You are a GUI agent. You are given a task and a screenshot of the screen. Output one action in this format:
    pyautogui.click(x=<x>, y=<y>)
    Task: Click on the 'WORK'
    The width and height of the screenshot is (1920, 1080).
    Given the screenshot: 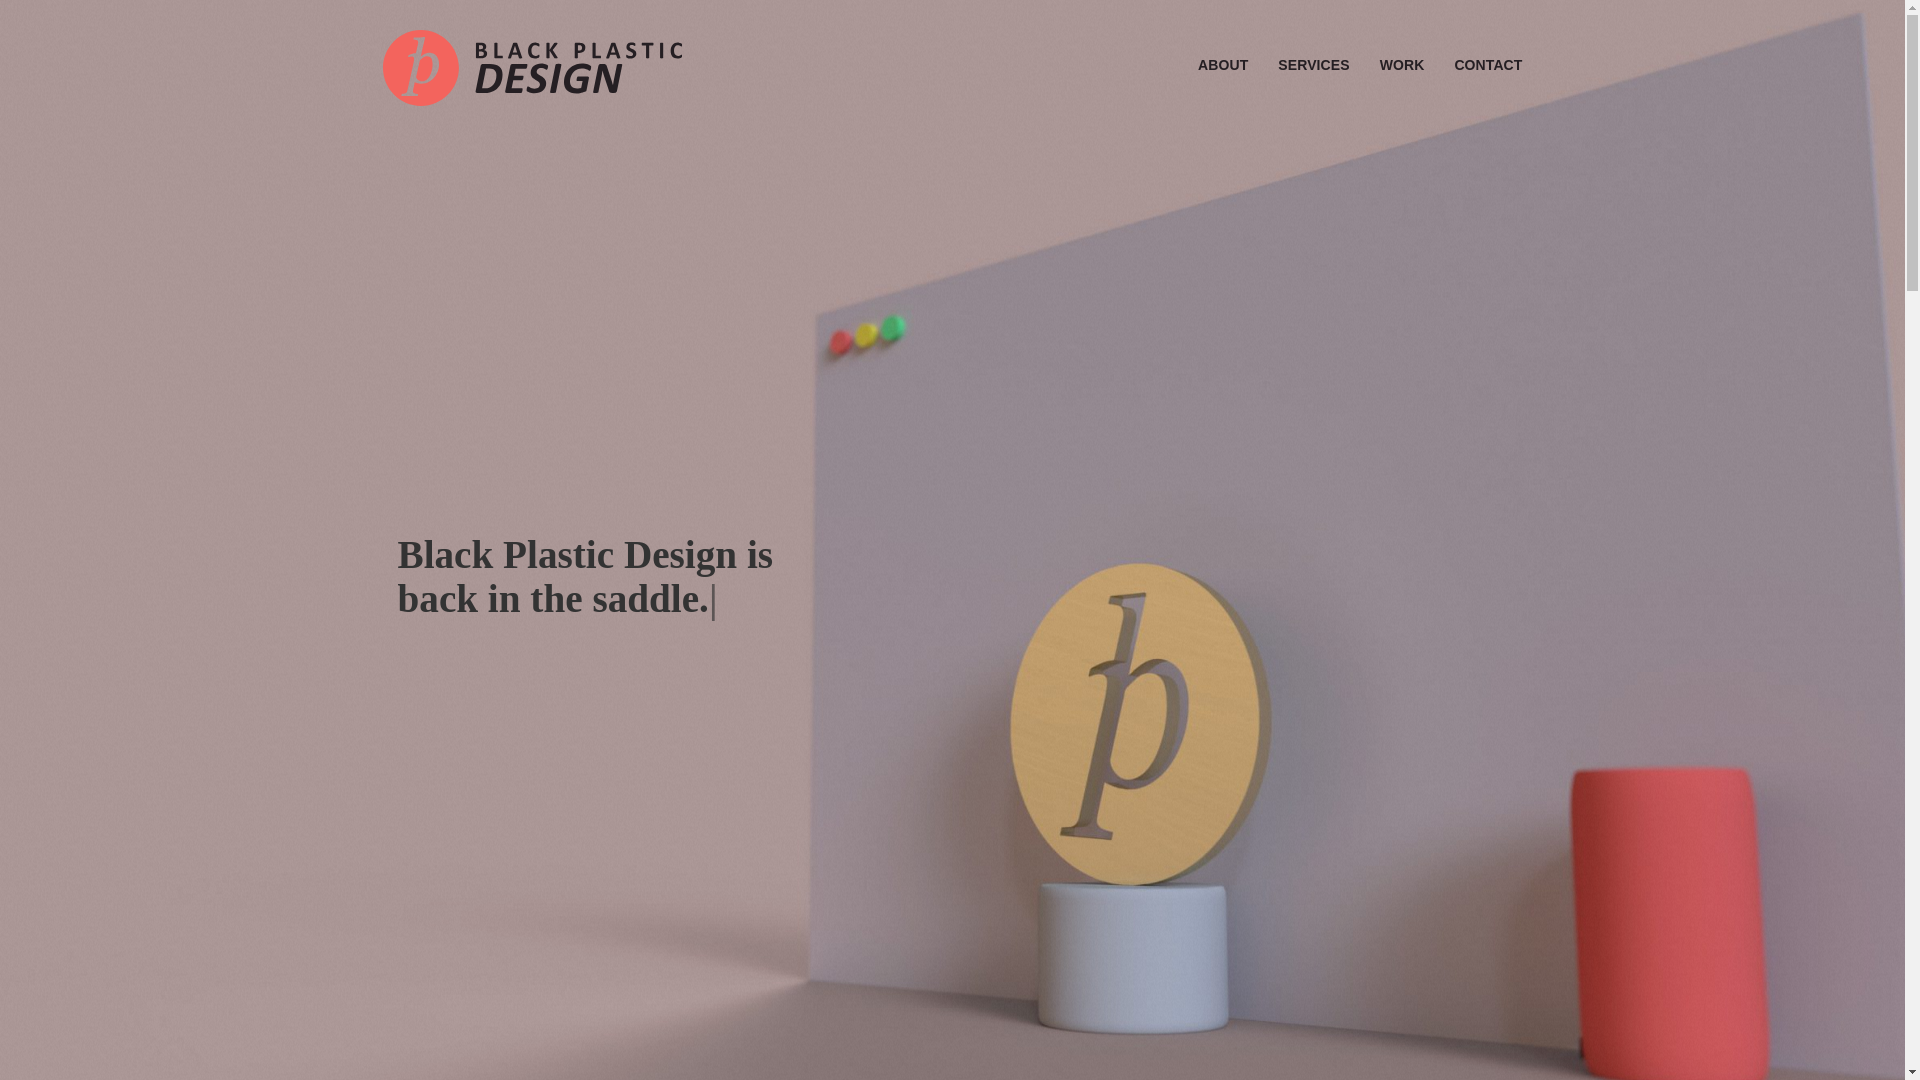 What is the action you would take?
    pyautogui.click(x=1401, y=64)
    